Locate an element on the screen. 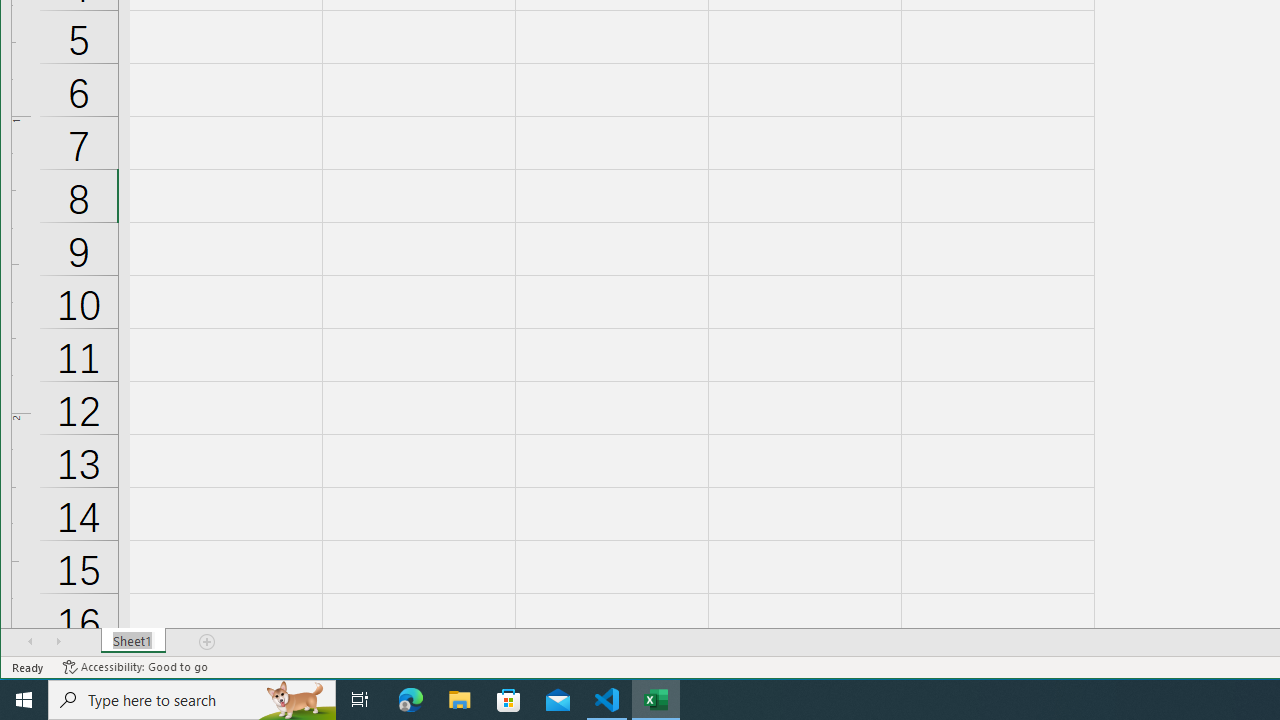 The image size is (1280, 720). 'File Explorer' is located at coordinates (459, 698).